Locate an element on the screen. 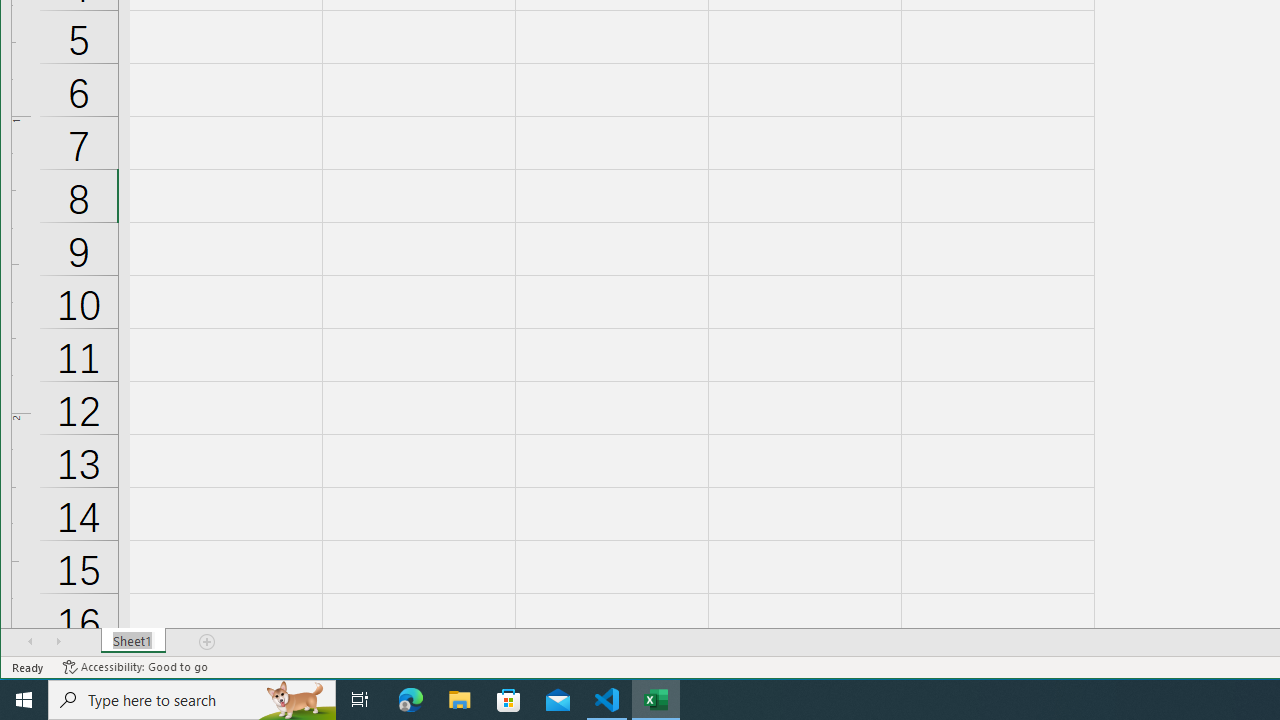 The image size is (1280, 720). 'File Explorer' is located at coordinates (459, 698).